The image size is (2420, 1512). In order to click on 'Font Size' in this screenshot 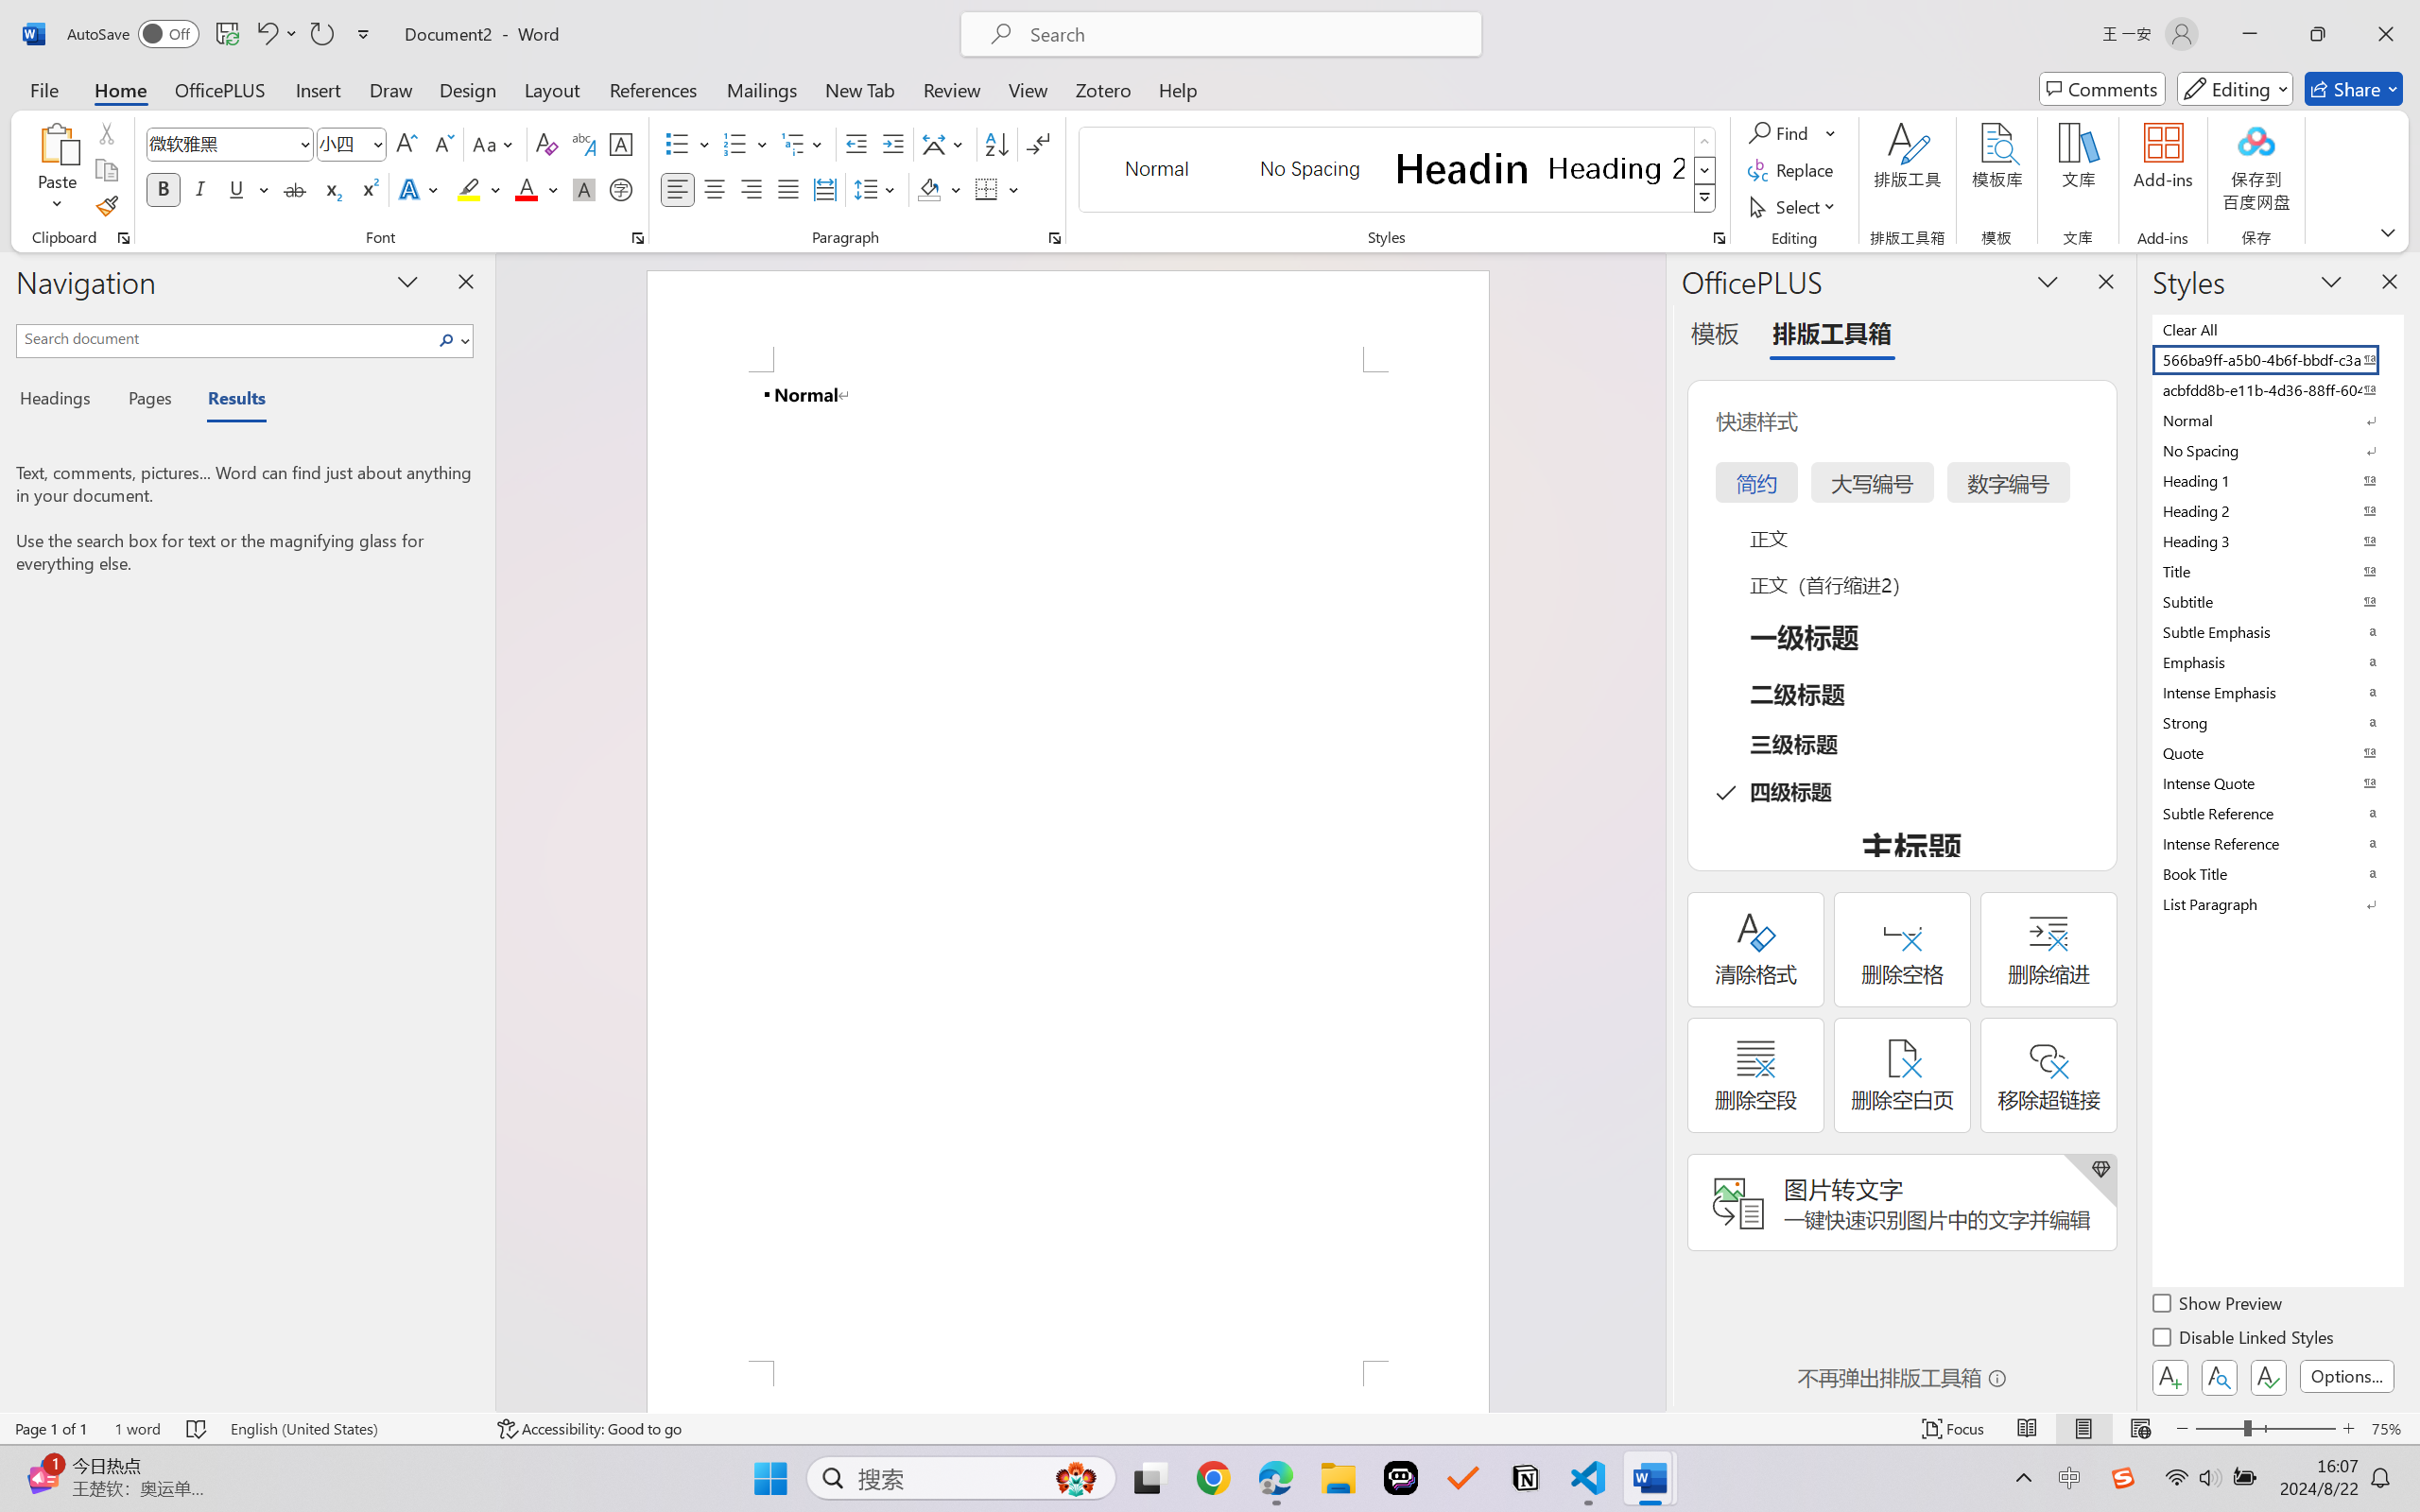, I will do `click(341, 144)`.